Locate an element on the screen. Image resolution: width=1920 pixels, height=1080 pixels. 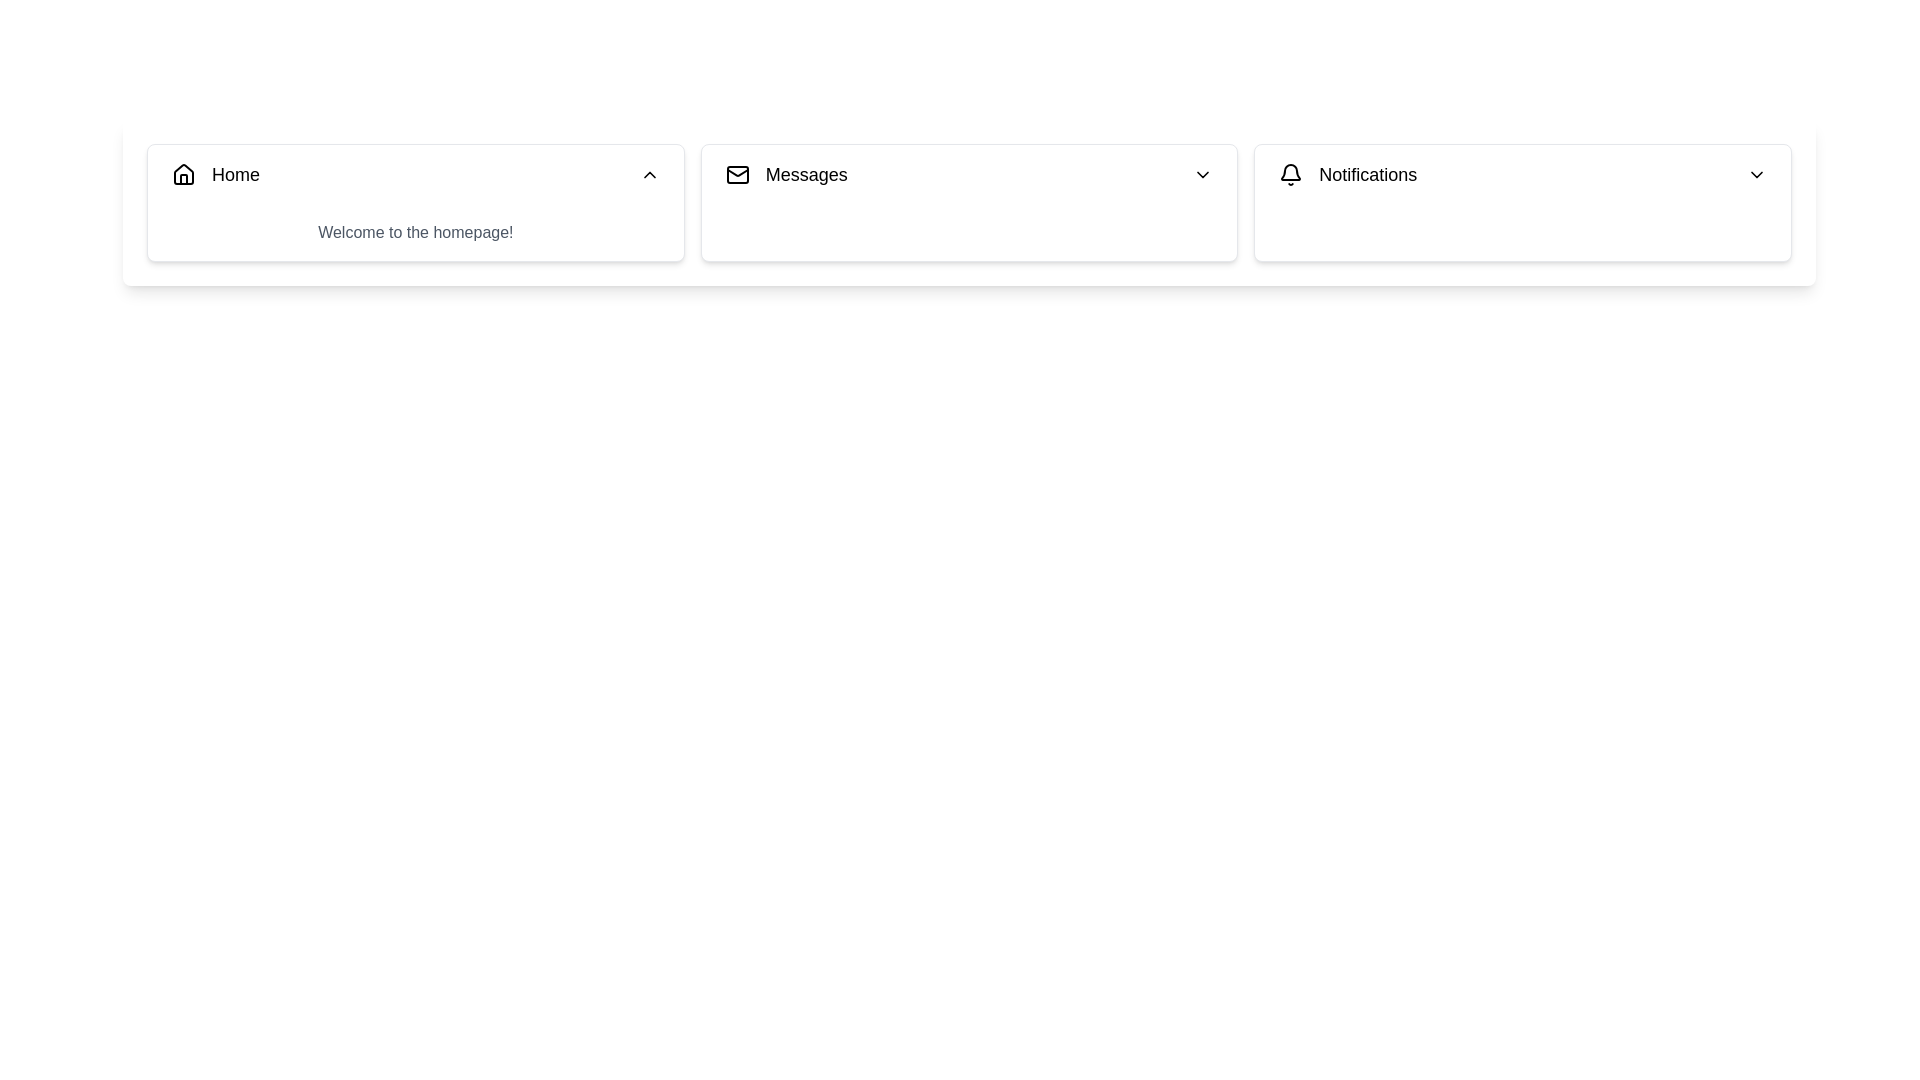
the outlined bell icon representing notifications, which is positioned to the left of the text 'Notifications' in the notification panel located at the top right corner is located at coordinates (1291, 173).